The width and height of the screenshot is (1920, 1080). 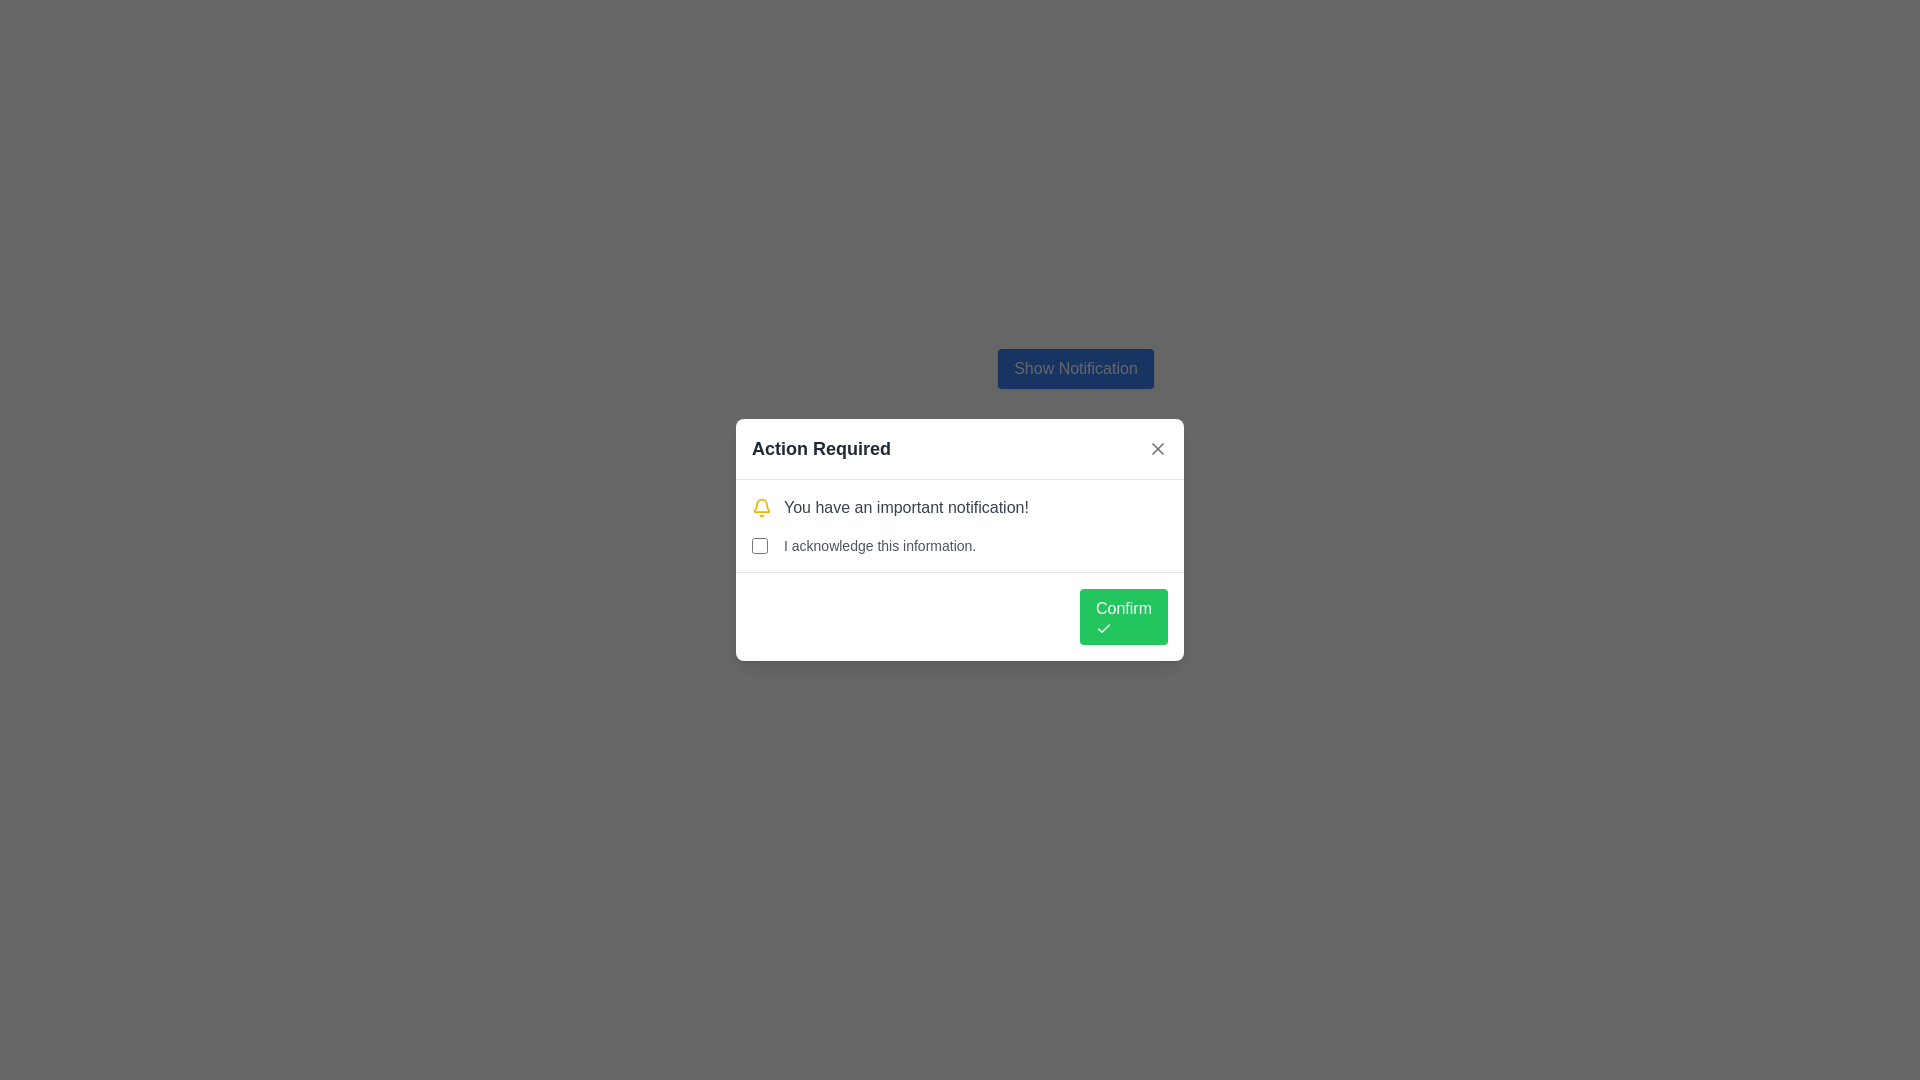 What do you see at coordinates (1157, 447) in the screenshot?
I see `the Close Button (Icon) located at the top-right corner of the 'Action Required' modal` at bounding box center [1157, 447].